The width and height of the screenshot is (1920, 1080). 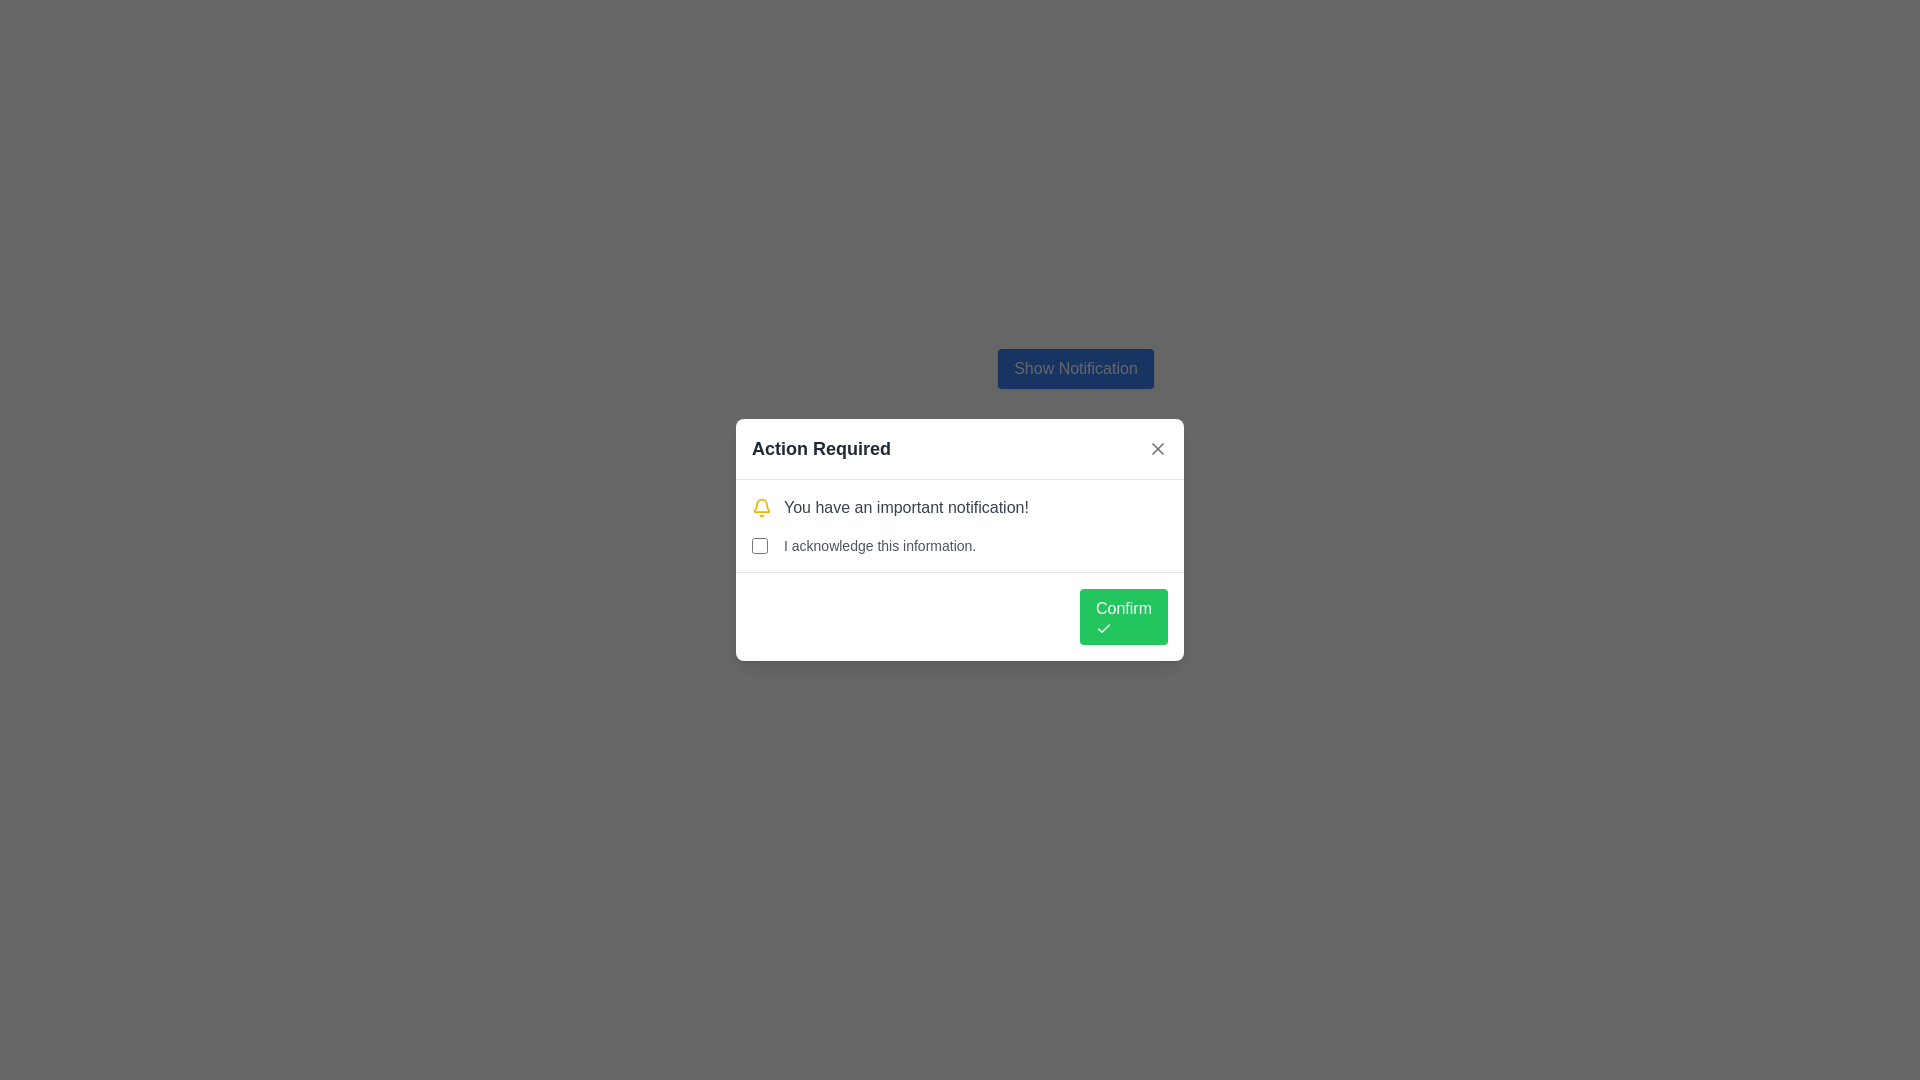 What do you see at coordinates (1157, 447) in the screenshot?
I see `the Close Button (Icon) located at the top-right corner of the 'Action Required' modal` at bounding box center [1157, 447].